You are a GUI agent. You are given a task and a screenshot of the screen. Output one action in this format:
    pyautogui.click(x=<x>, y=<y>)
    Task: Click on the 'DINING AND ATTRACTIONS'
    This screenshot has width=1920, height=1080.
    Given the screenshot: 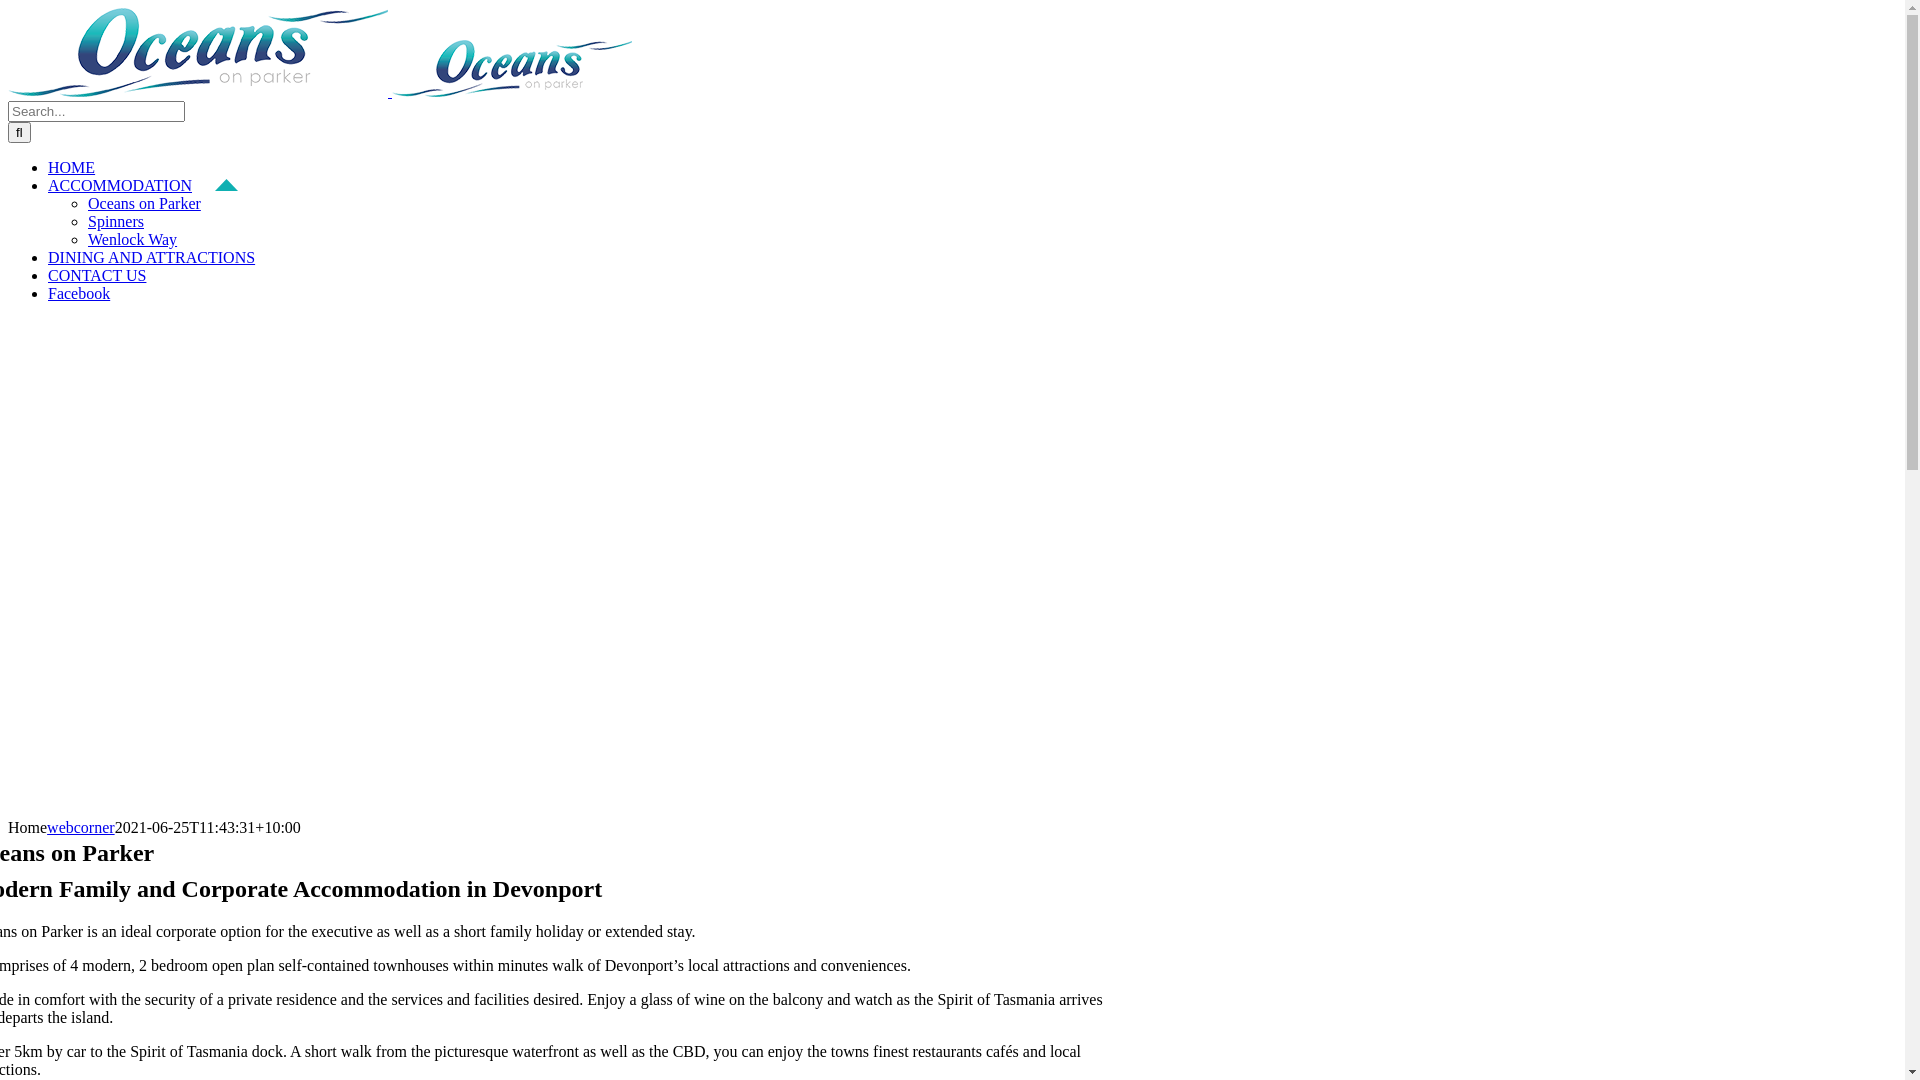 What is the action you would take?
    pyautogui.click(x=163, y=256)
    